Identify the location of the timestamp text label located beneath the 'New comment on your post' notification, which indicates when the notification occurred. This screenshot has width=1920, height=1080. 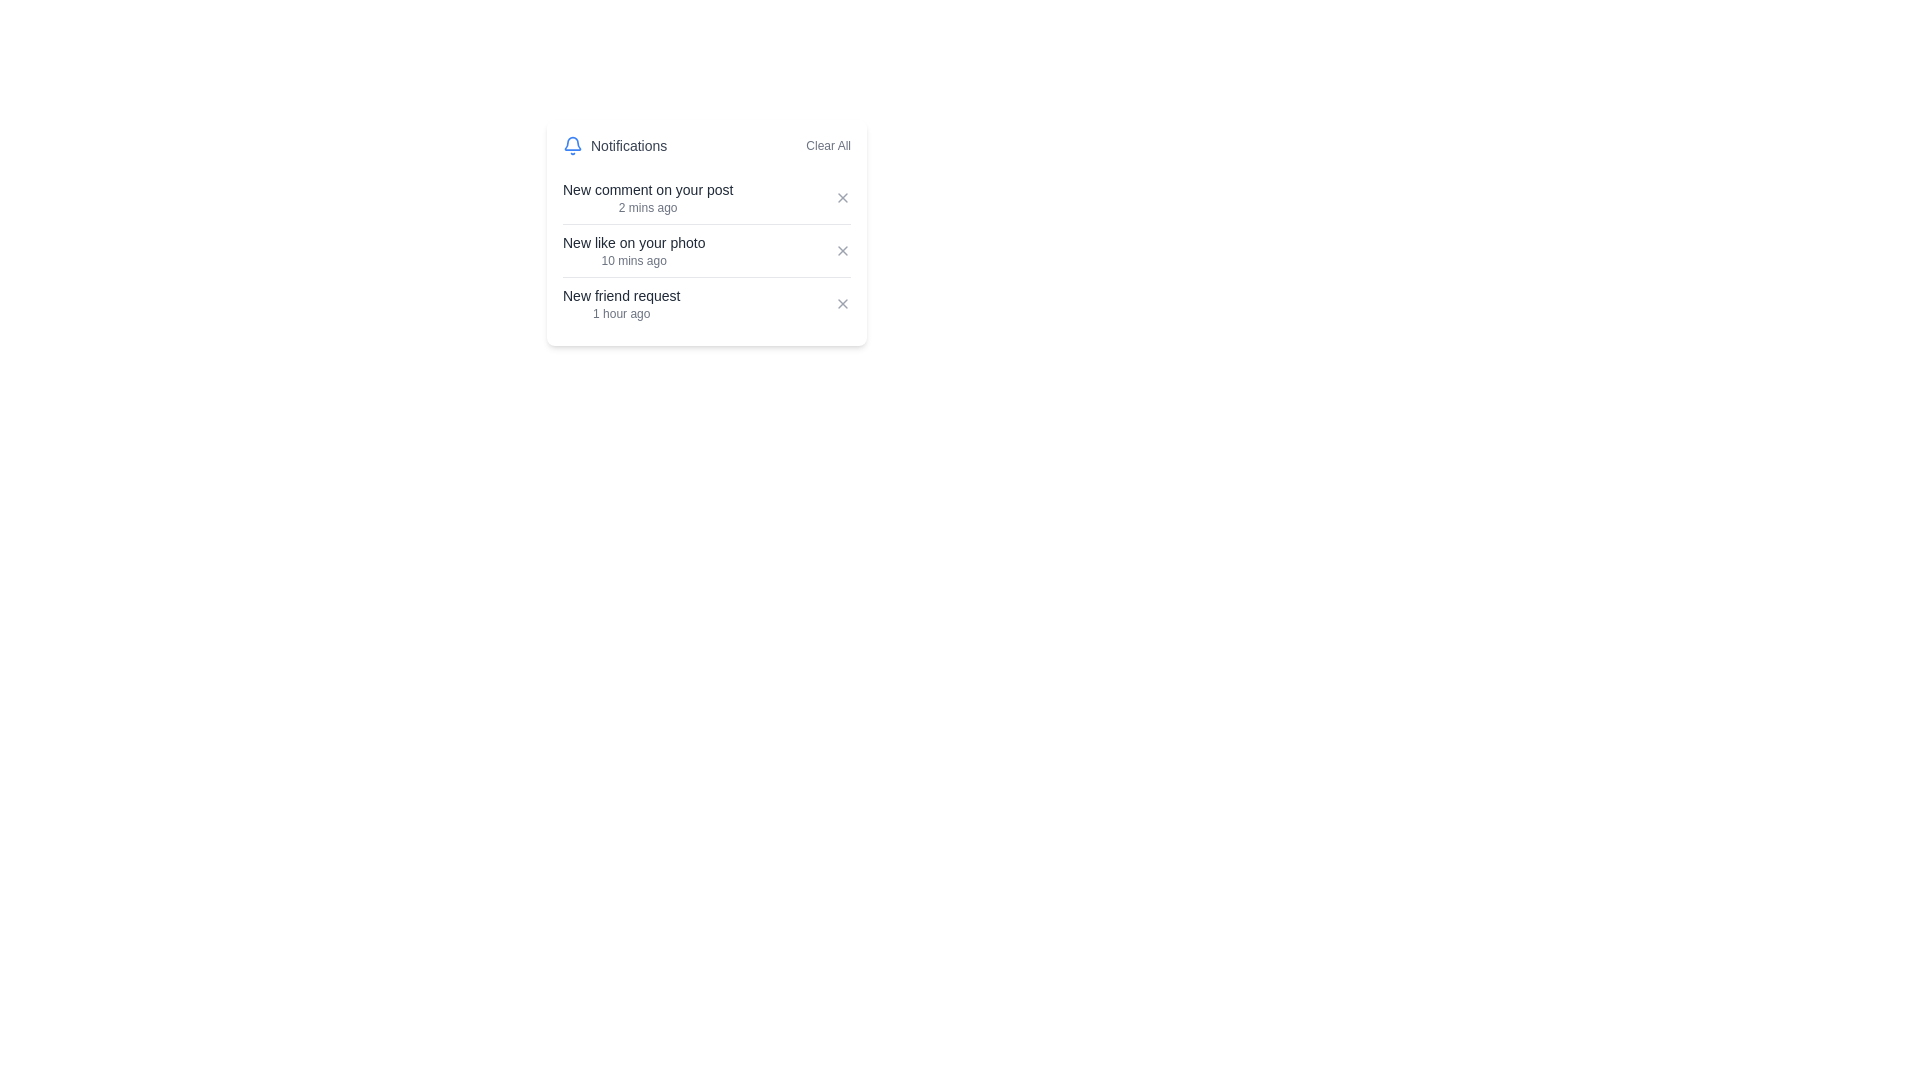
(648, 208).